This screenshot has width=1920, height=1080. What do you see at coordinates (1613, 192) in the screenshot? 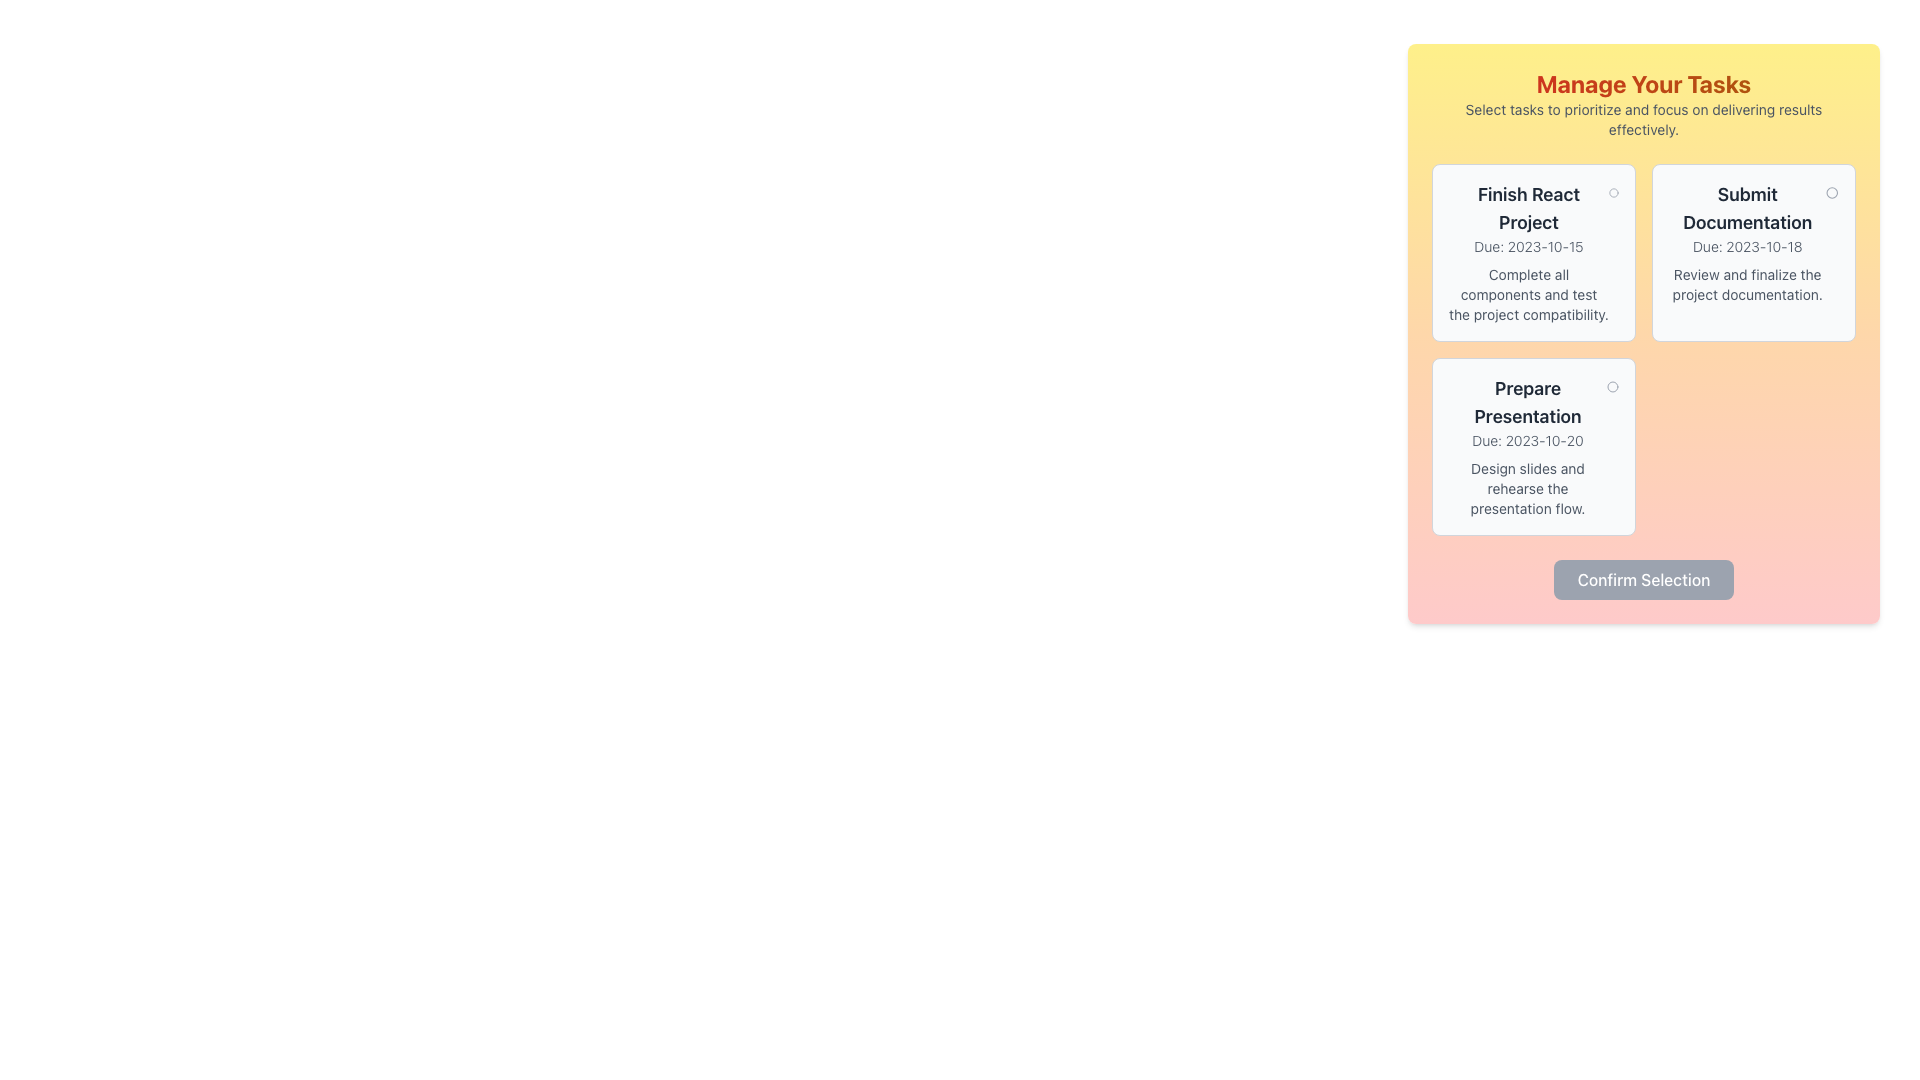
I see `the Circle icon located at the upper-right corner of the 'Finish React Project' task card to interact with it` at bounding box center [1613, 192].